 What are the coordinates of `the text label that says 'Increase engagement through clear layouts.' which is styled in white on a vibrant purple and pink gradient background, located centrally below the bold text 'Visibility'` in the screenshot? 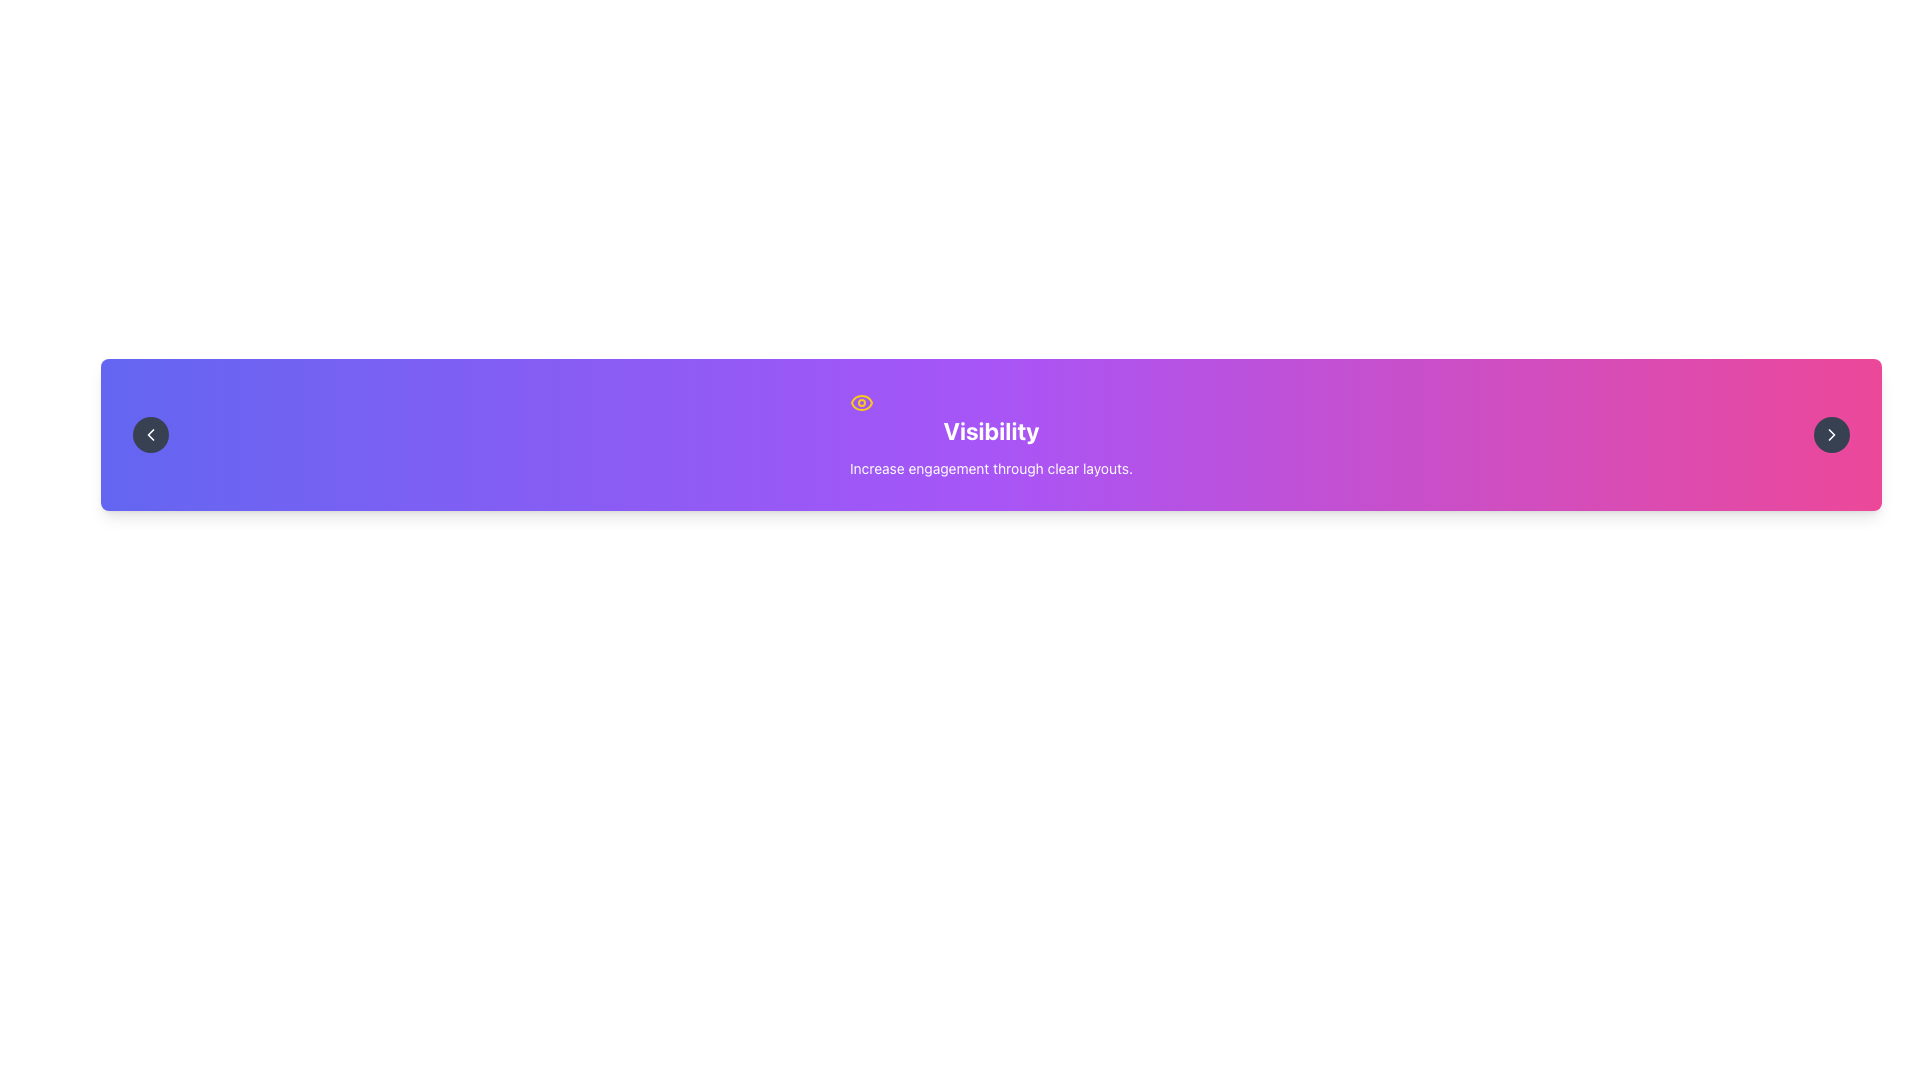 It's located at (991, 469).